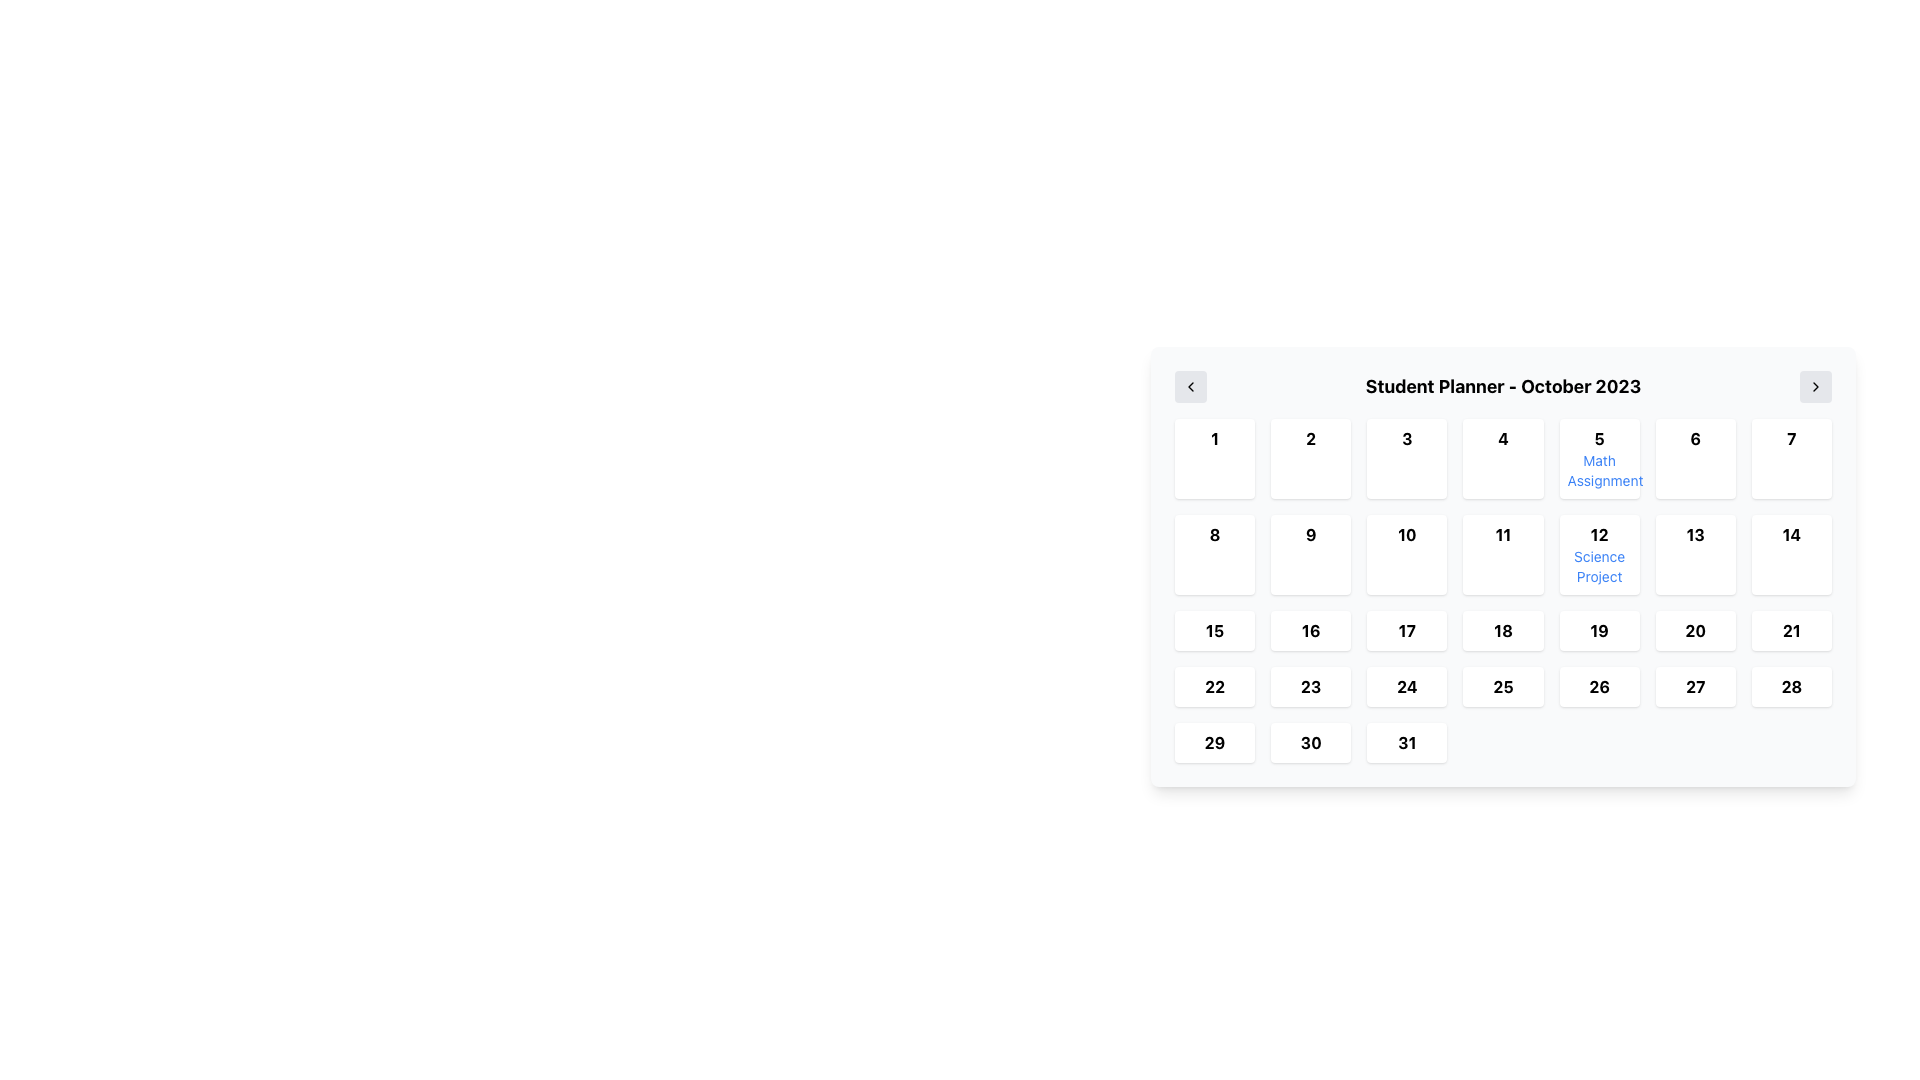 The width and height of the screenshot is (1920, 1080). Describe the element at coordinates (1598, 685) in the screenshot. I see `the bold number '26' in the calendar view` at that location.